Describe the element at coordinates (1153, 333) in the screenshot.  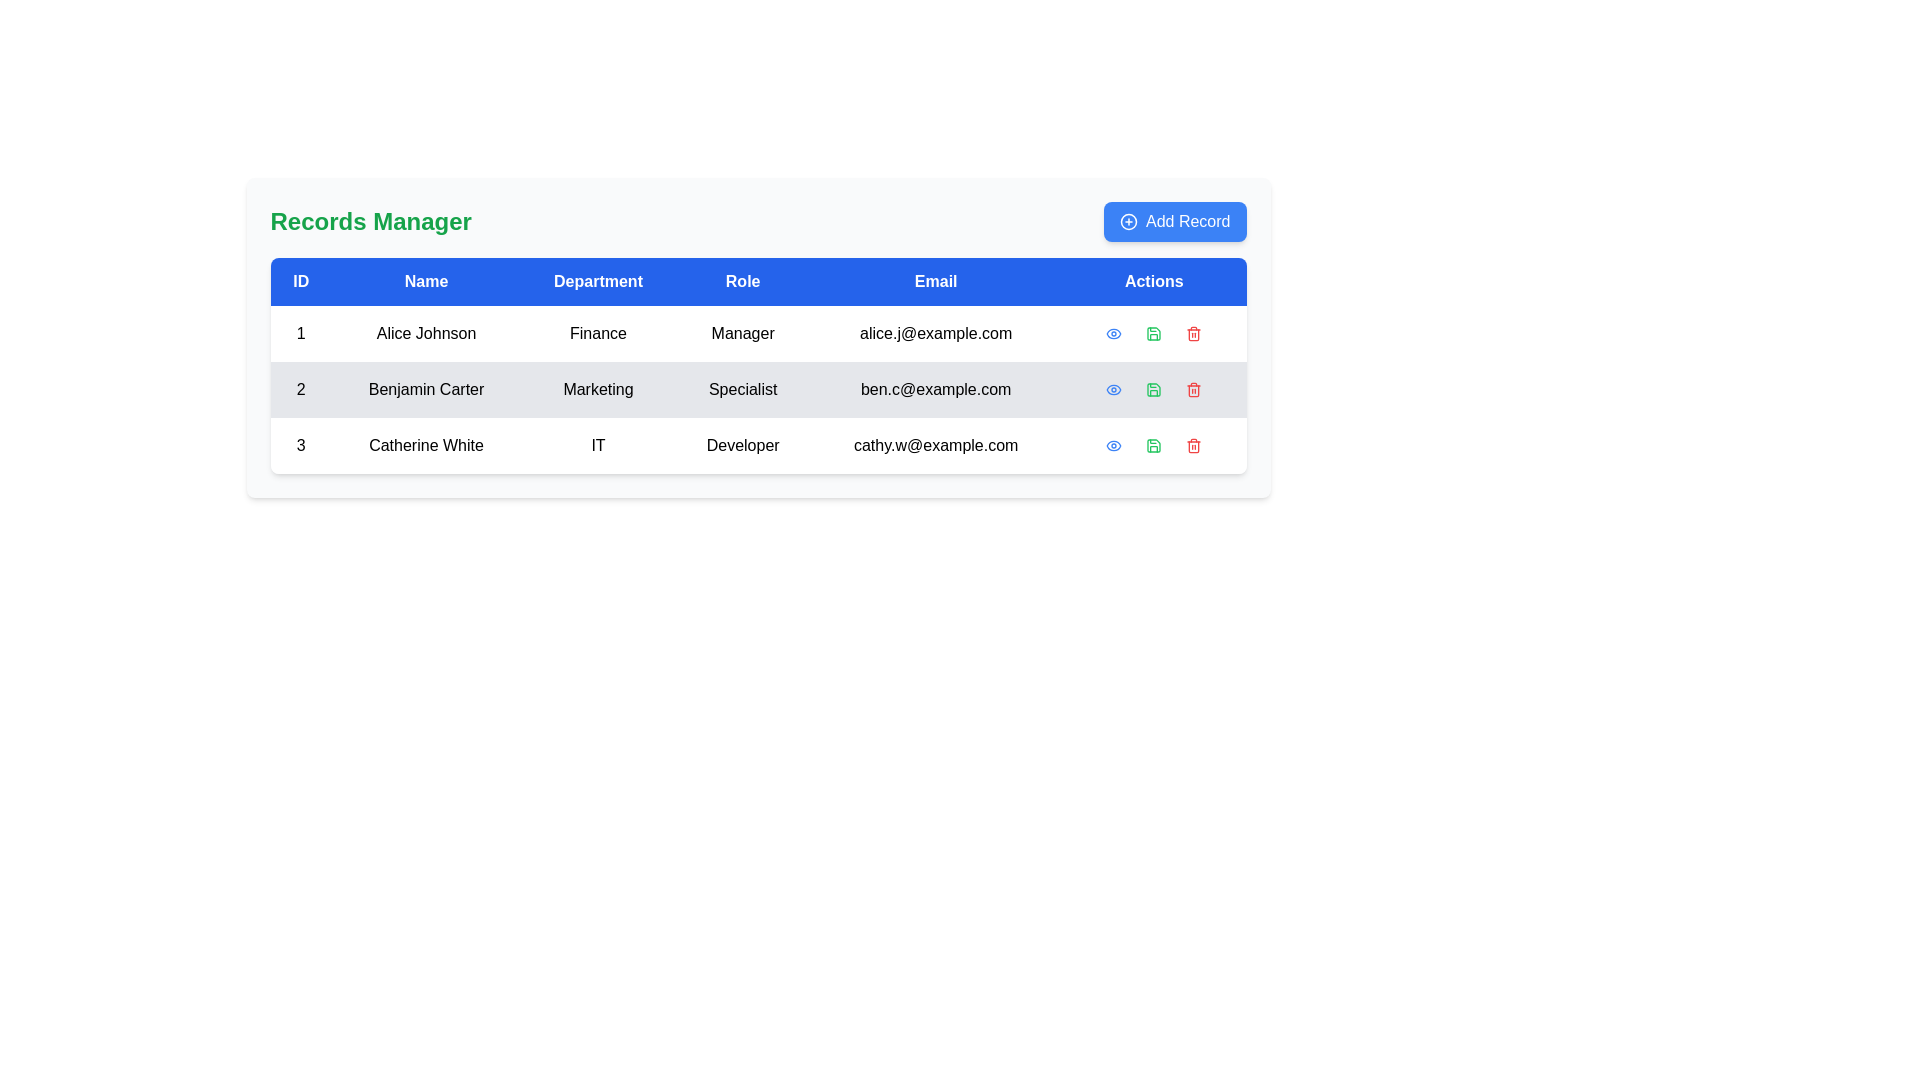
I see `the small green button with a save icon located under the 'Actions' column in the first row of the table` at that location.